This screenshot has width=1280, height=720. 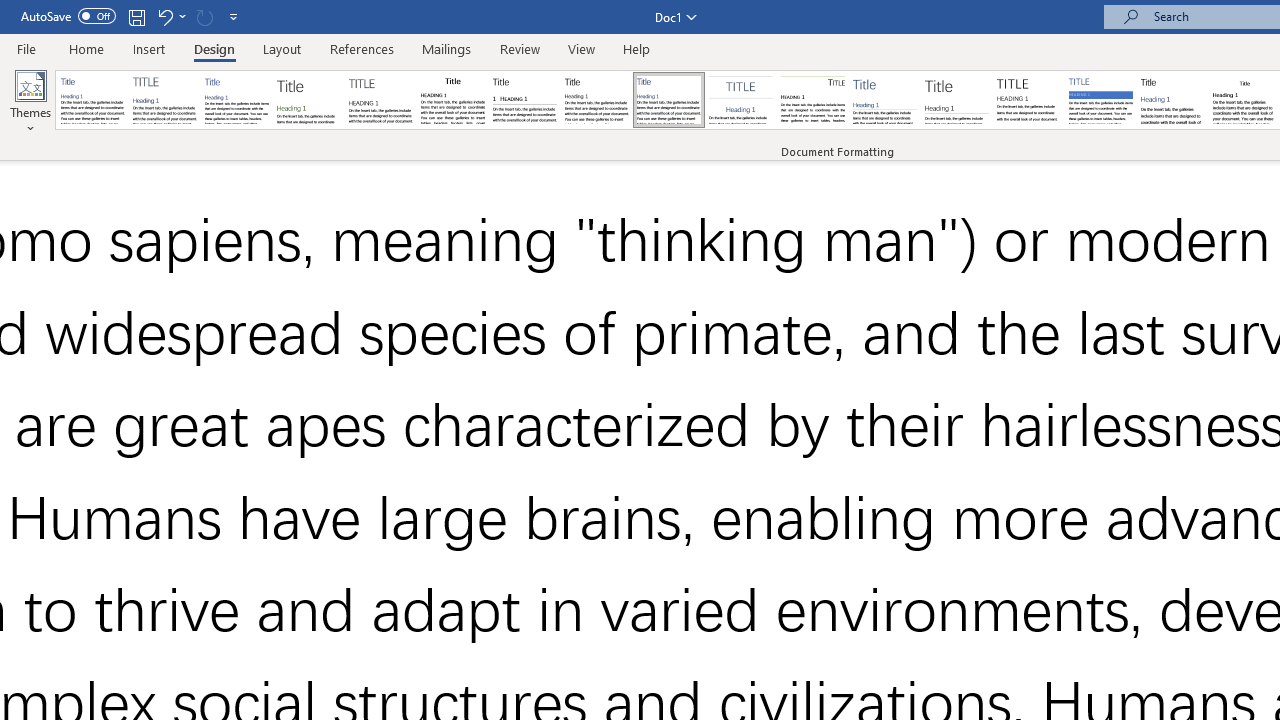 What do you see at coordinates (85, 48) in the screenshot?
I see `'Home'` at bounding box center [85, 48].